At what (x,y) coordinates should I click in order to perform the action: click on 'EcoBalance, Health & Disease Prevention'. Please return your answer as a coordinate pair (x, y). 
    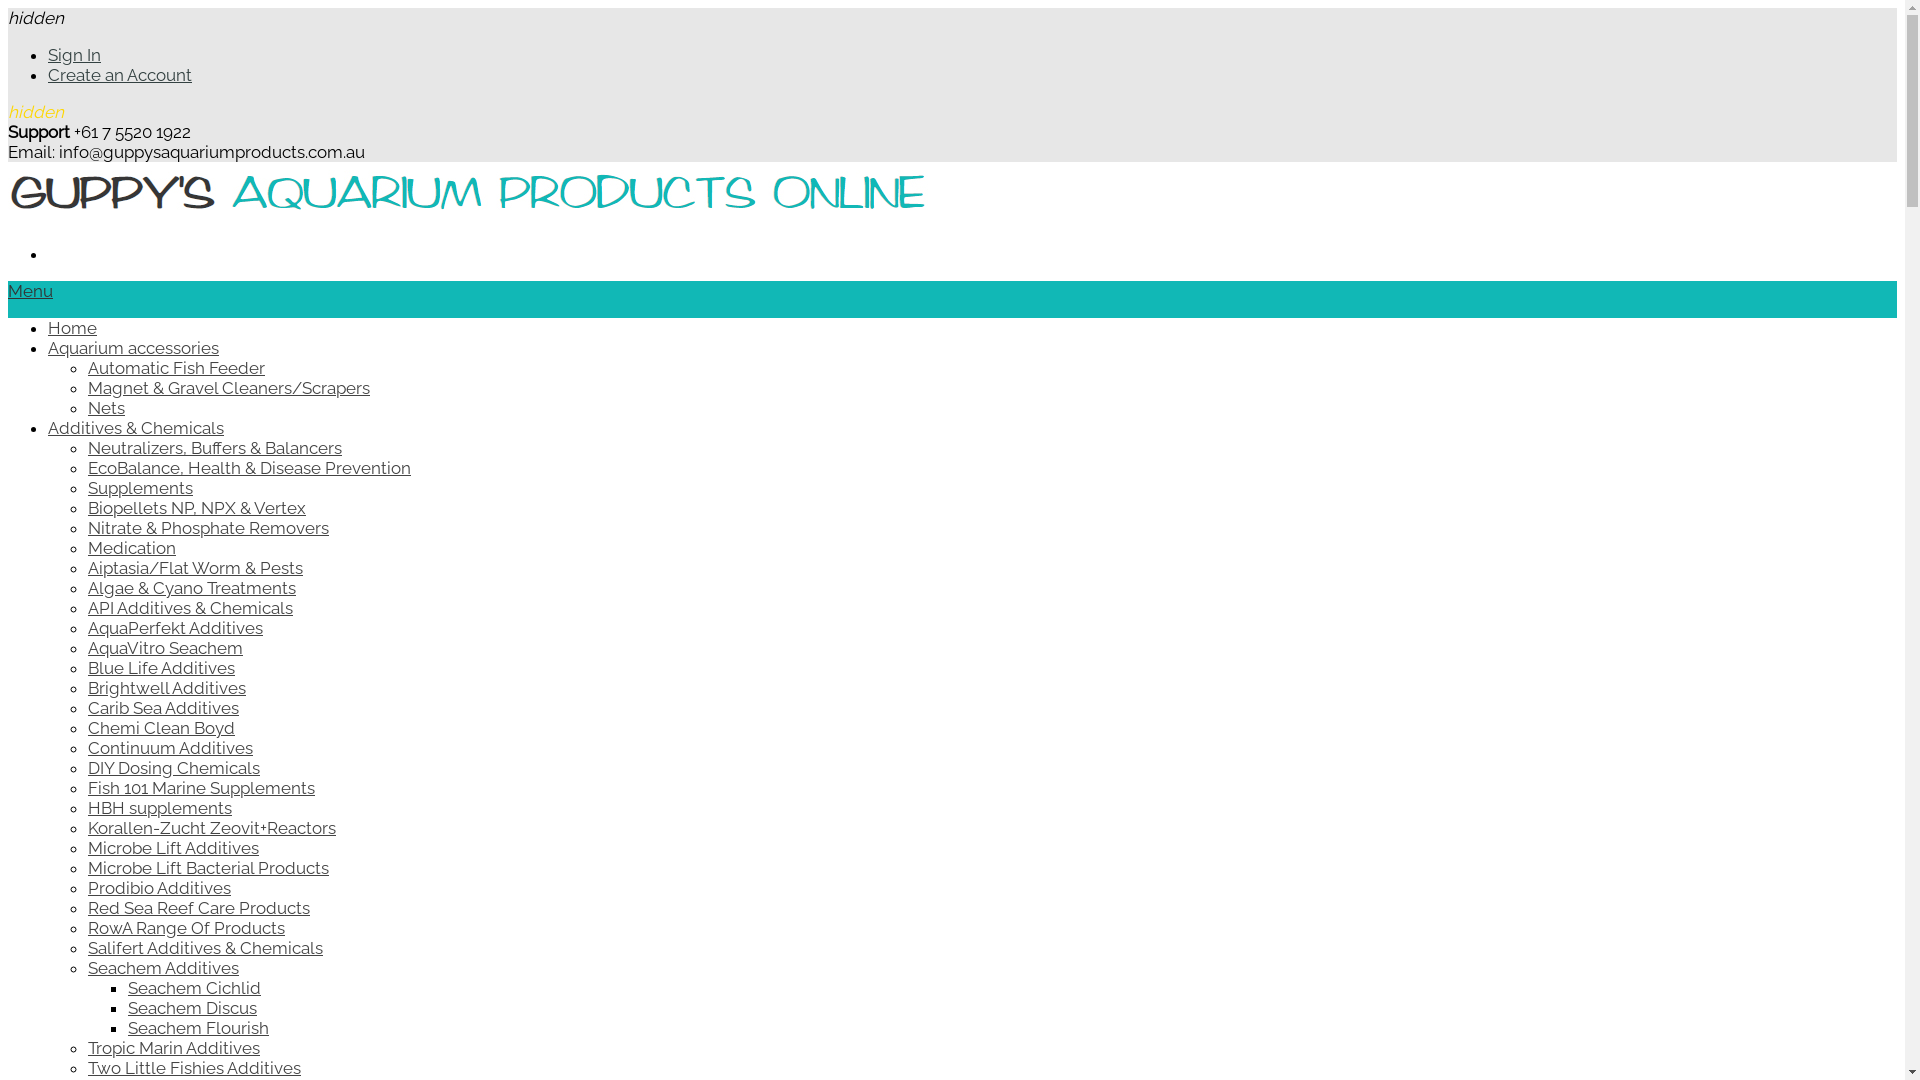
    Looking at the image, I should click on (248, 467).